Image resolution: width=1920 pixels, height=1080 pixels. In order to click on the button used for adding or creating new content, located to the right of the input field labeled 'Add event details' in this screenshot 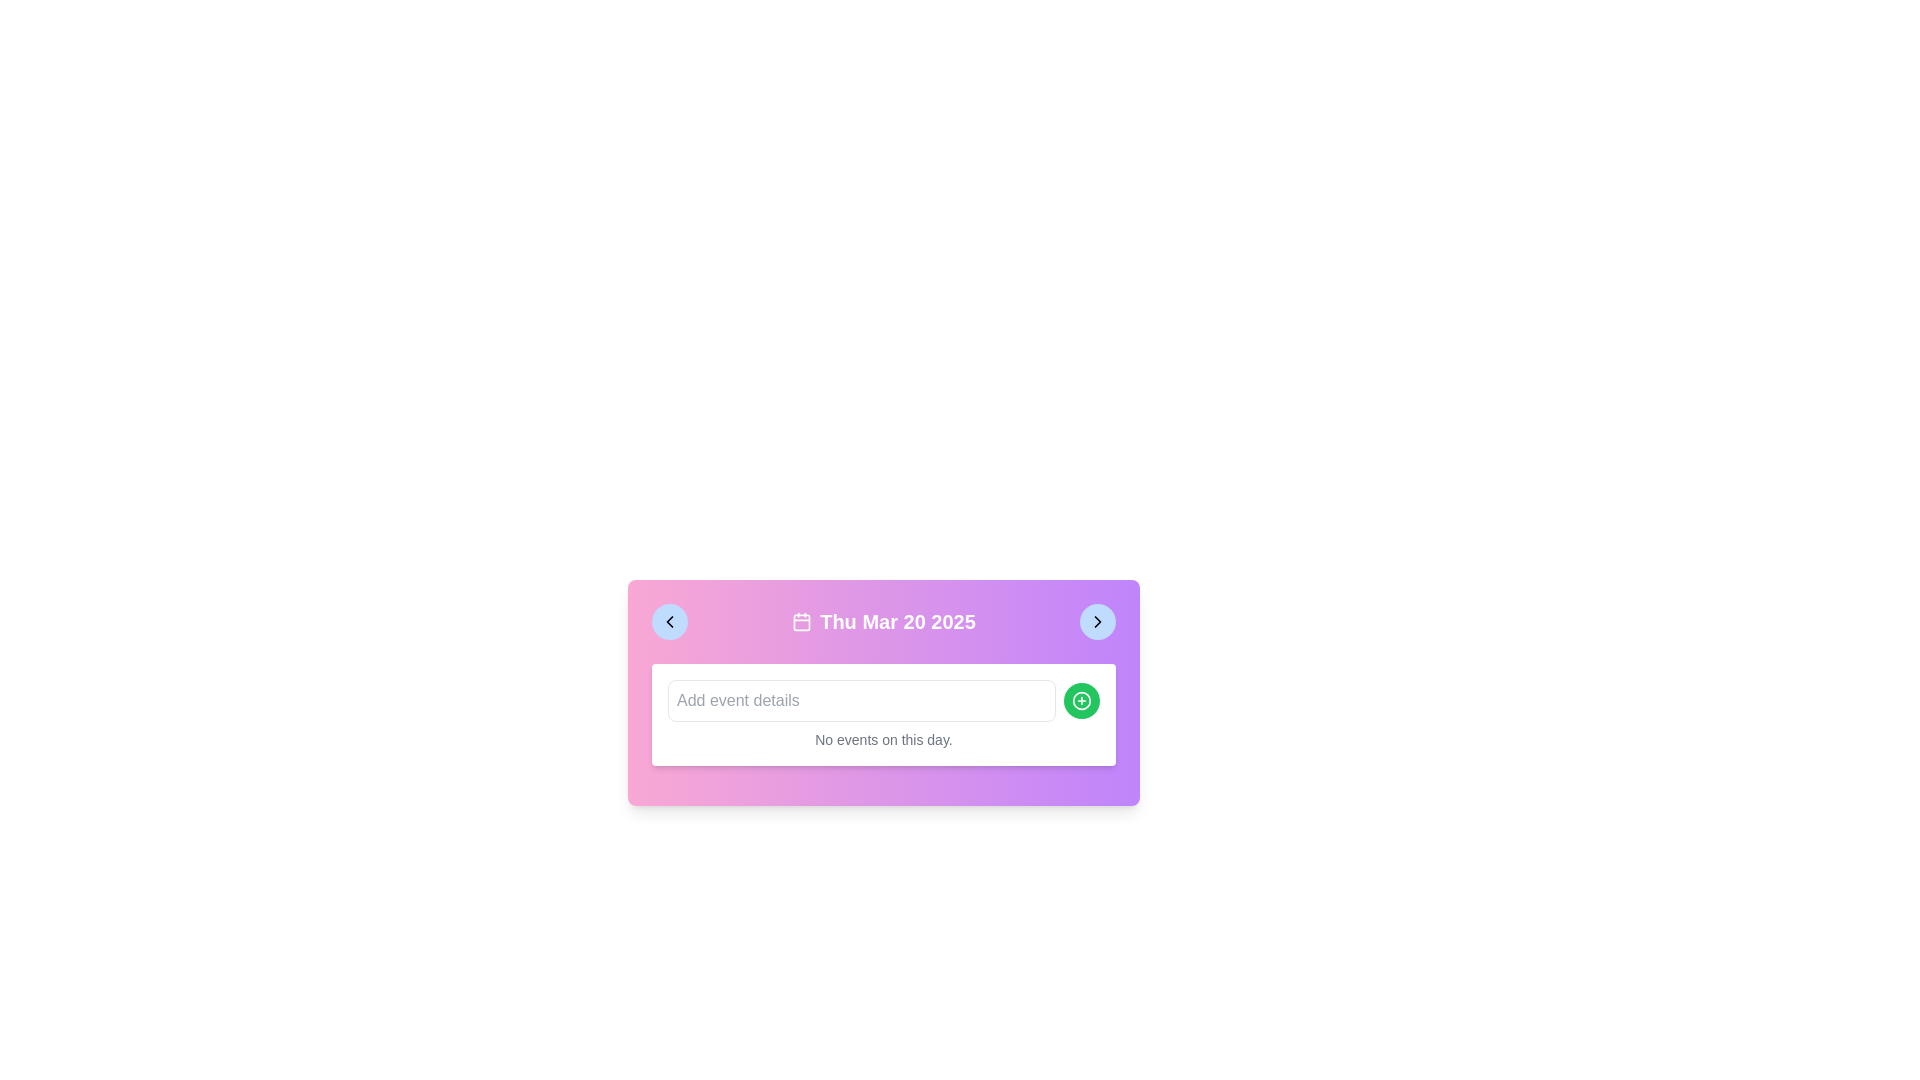, I will do `click(1080, 700)`.